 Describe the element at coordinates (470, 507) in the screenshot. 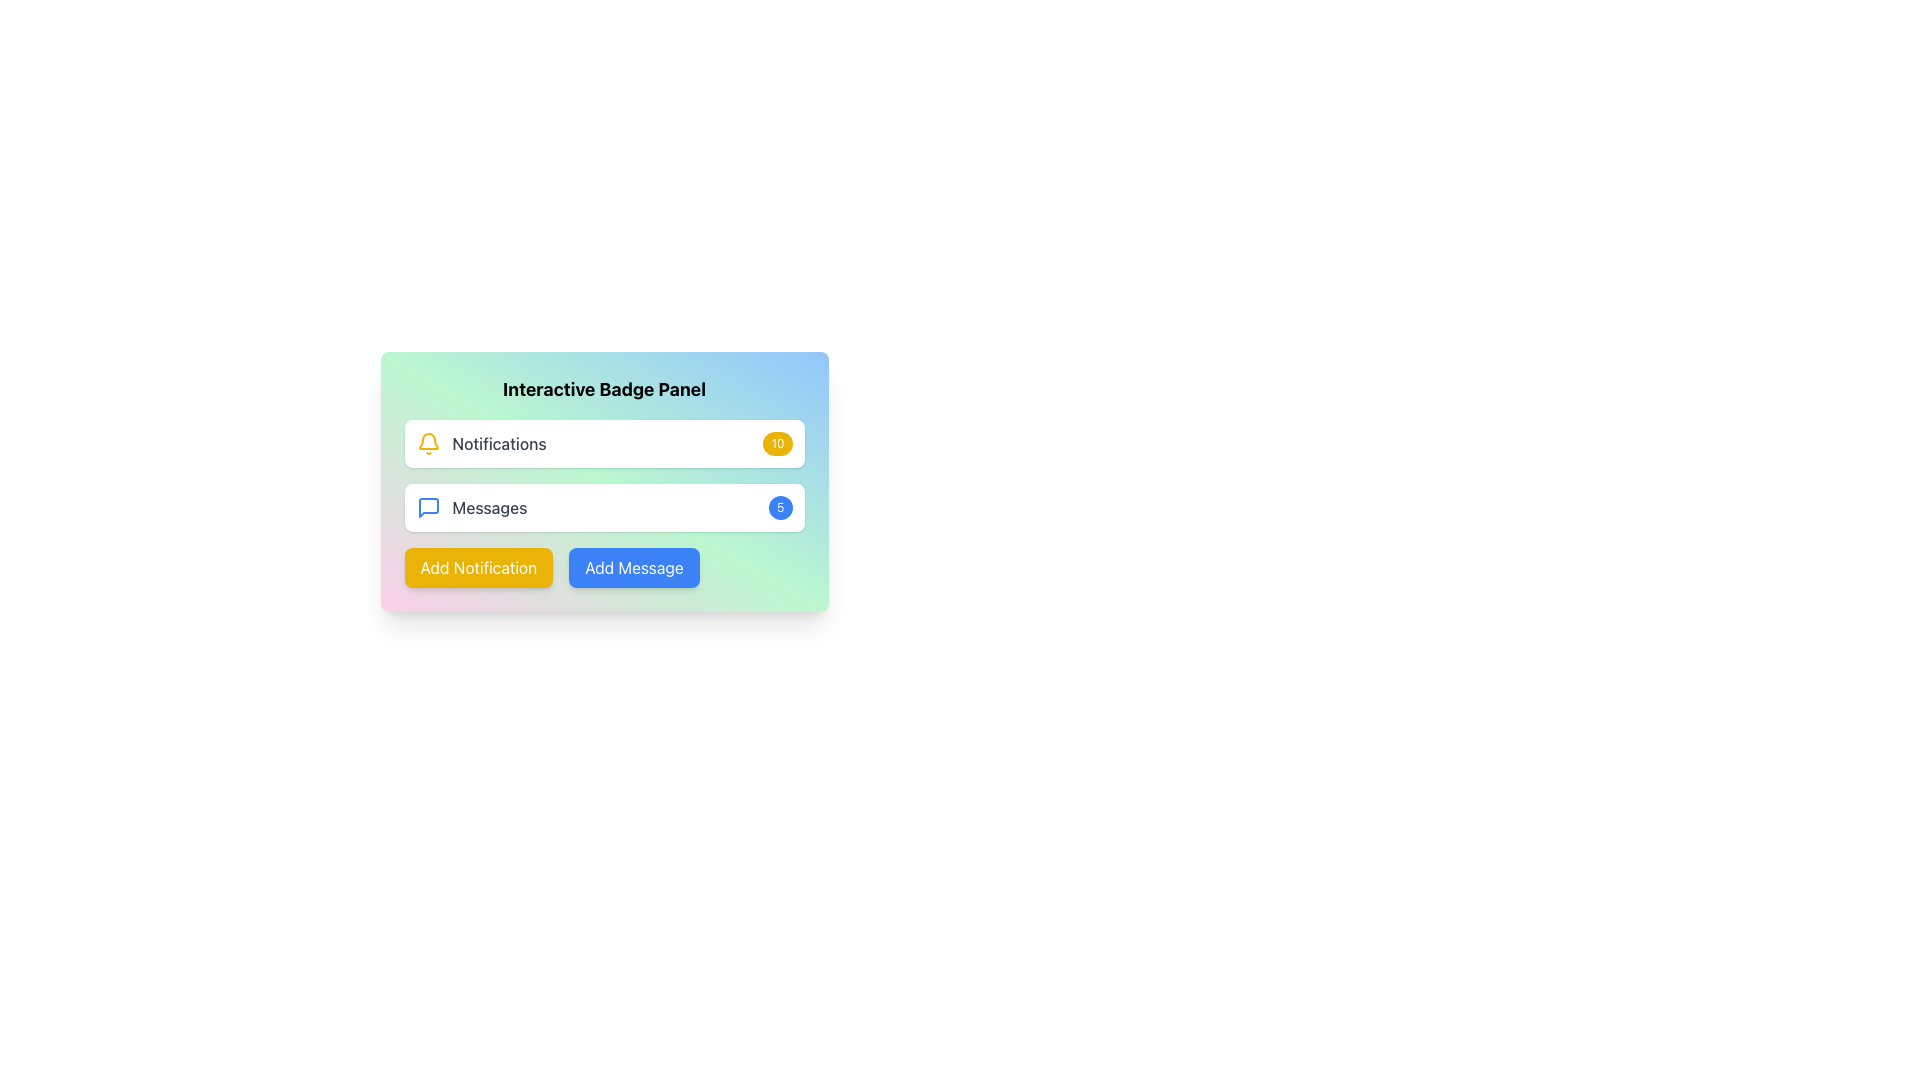

I see `the 'Messages' label with a blue speech bubble icon` at that location.